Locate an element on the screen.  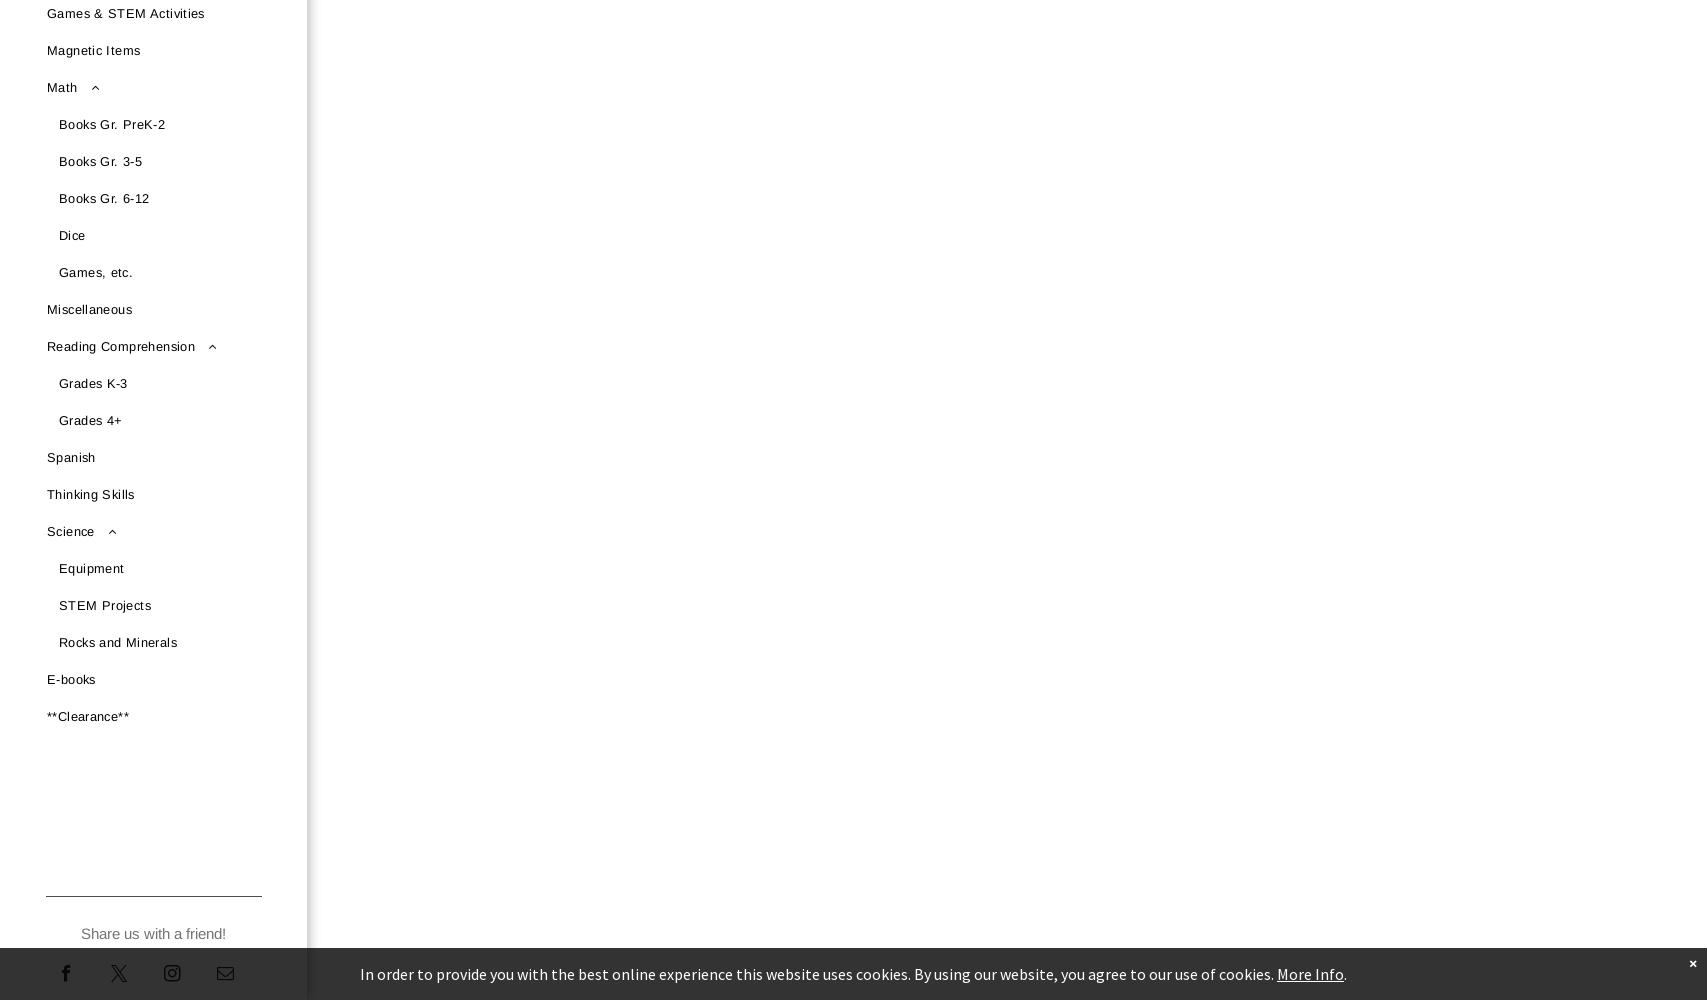
'Reading Comprehension' is located at coordinates (121, 345).